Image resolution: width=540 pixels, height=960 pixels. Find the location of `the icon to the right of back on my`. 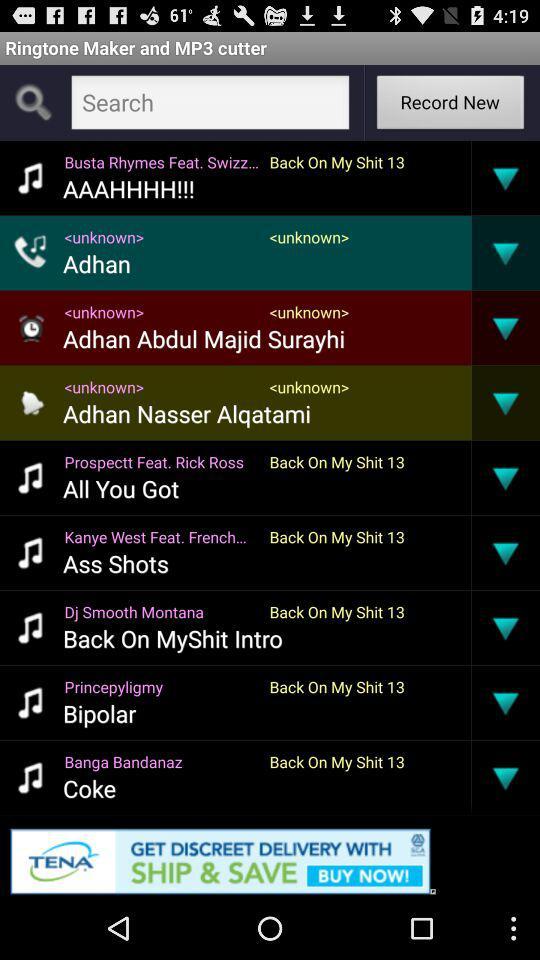

the icon to the right of back on my is located at coordinates (471, 776).